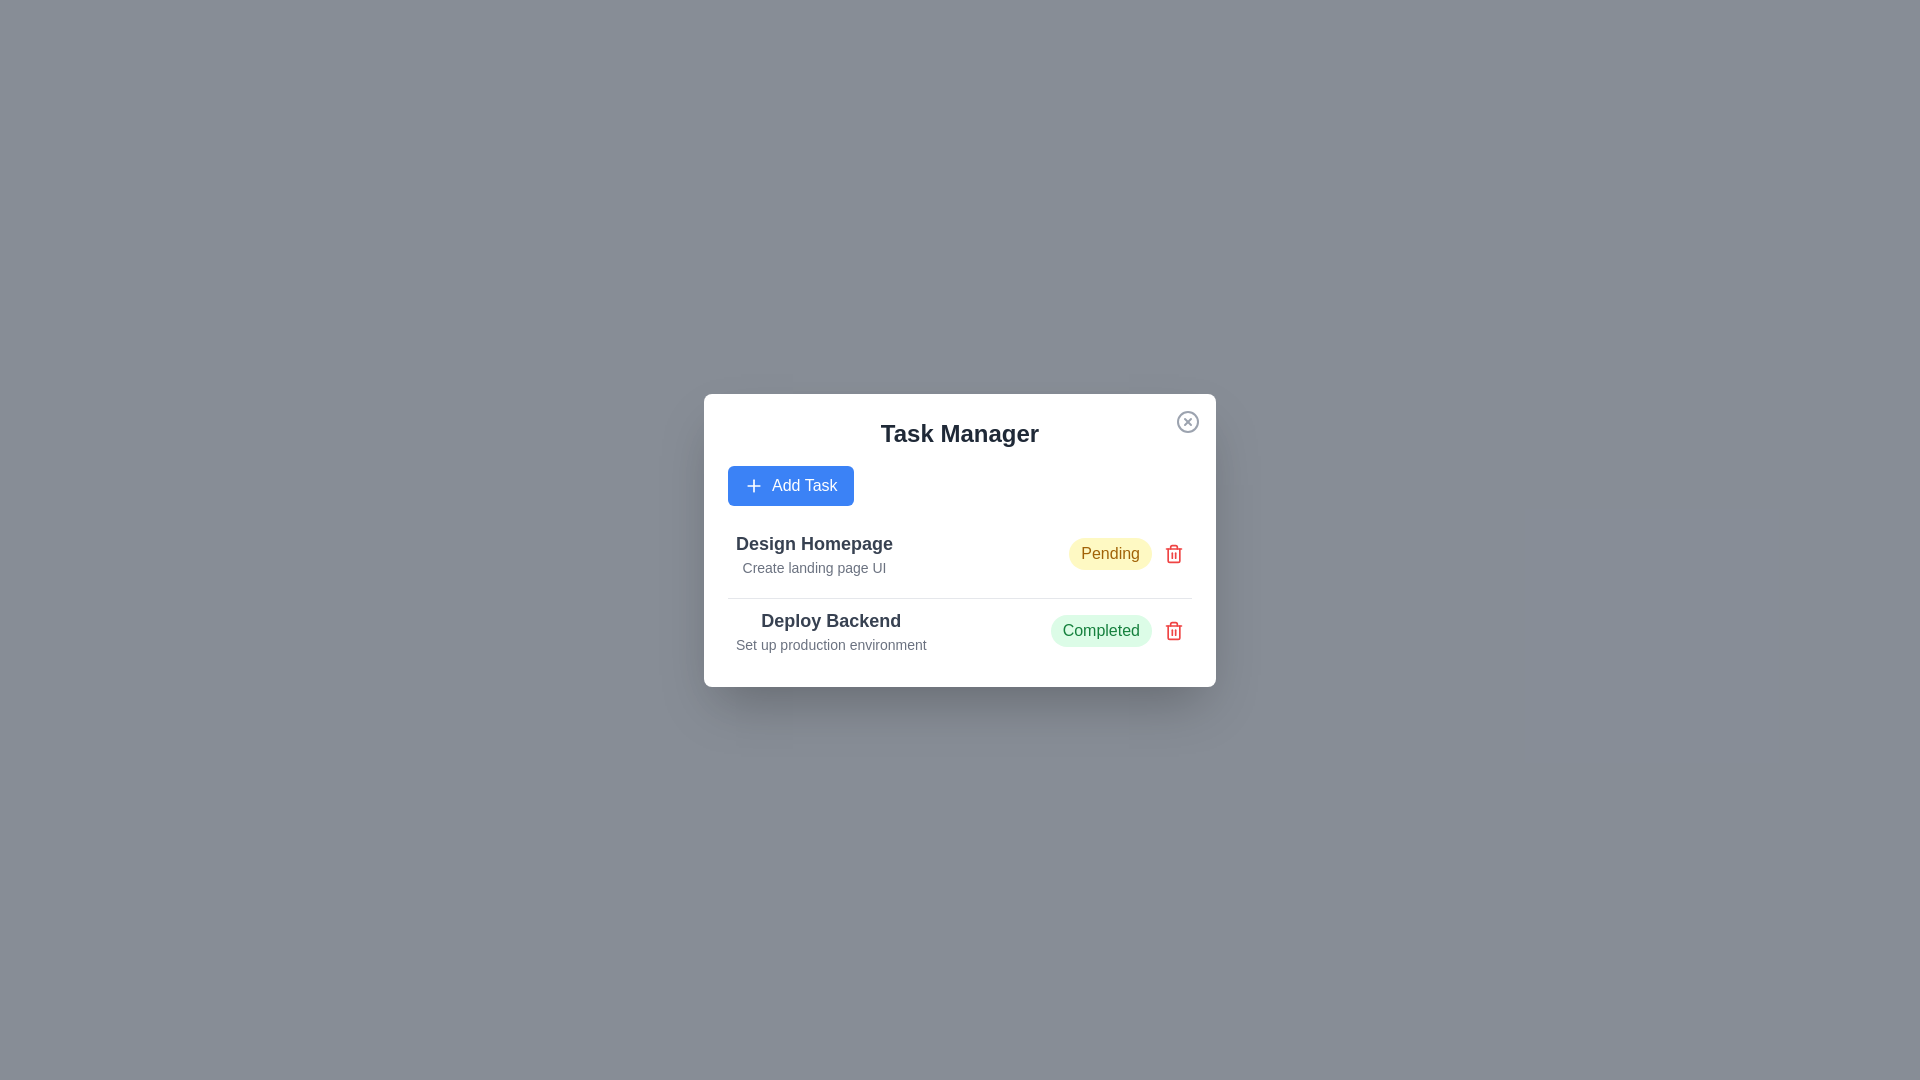 The image size is (1920, 1080). Describe the element at coordinates (831, 619) in the screenshot. I see `the Text label that describes the task immediately following 'Design Homepage' in the task manager interface` at that location.